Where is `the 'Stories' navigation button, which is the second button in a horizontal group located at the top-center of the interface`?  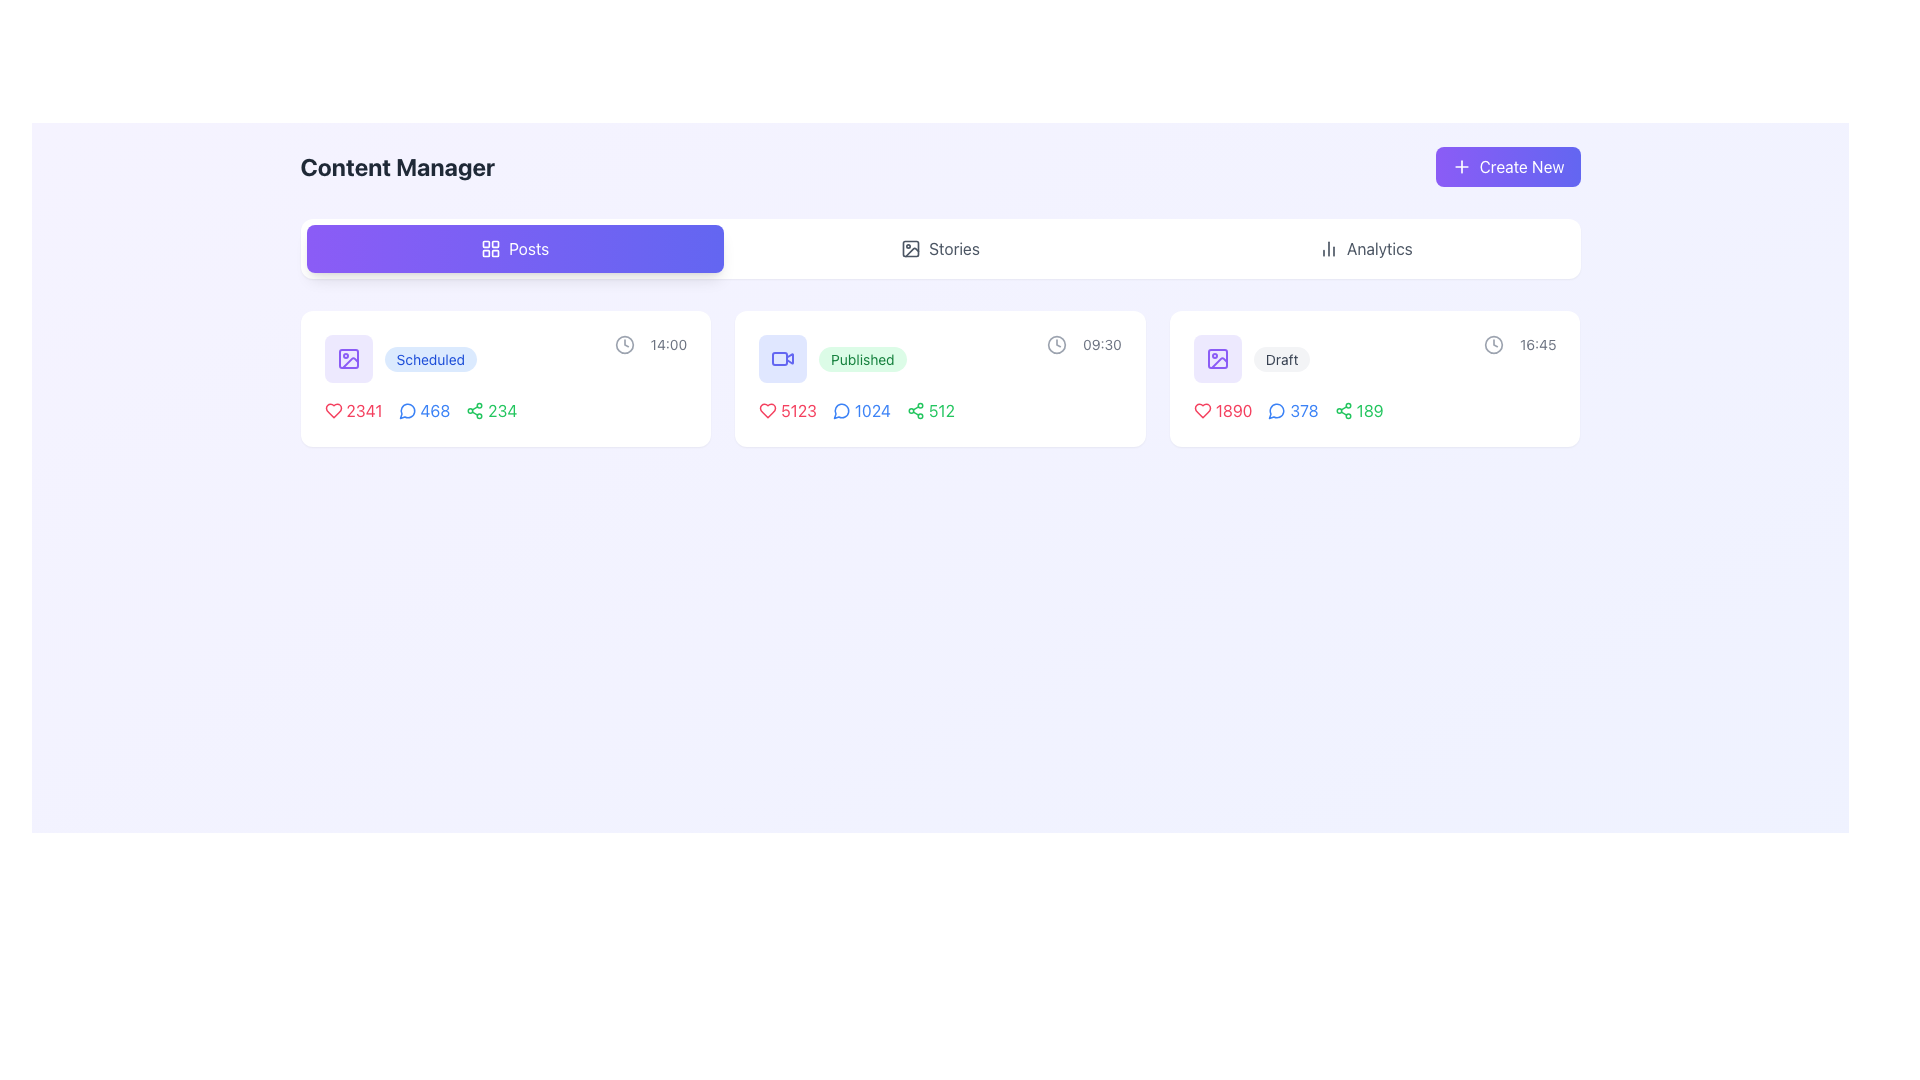 the 'Stories' navigation button, which is the second button in a horizontal group located at the top-center of the interface is located at coordinates (939, 248).